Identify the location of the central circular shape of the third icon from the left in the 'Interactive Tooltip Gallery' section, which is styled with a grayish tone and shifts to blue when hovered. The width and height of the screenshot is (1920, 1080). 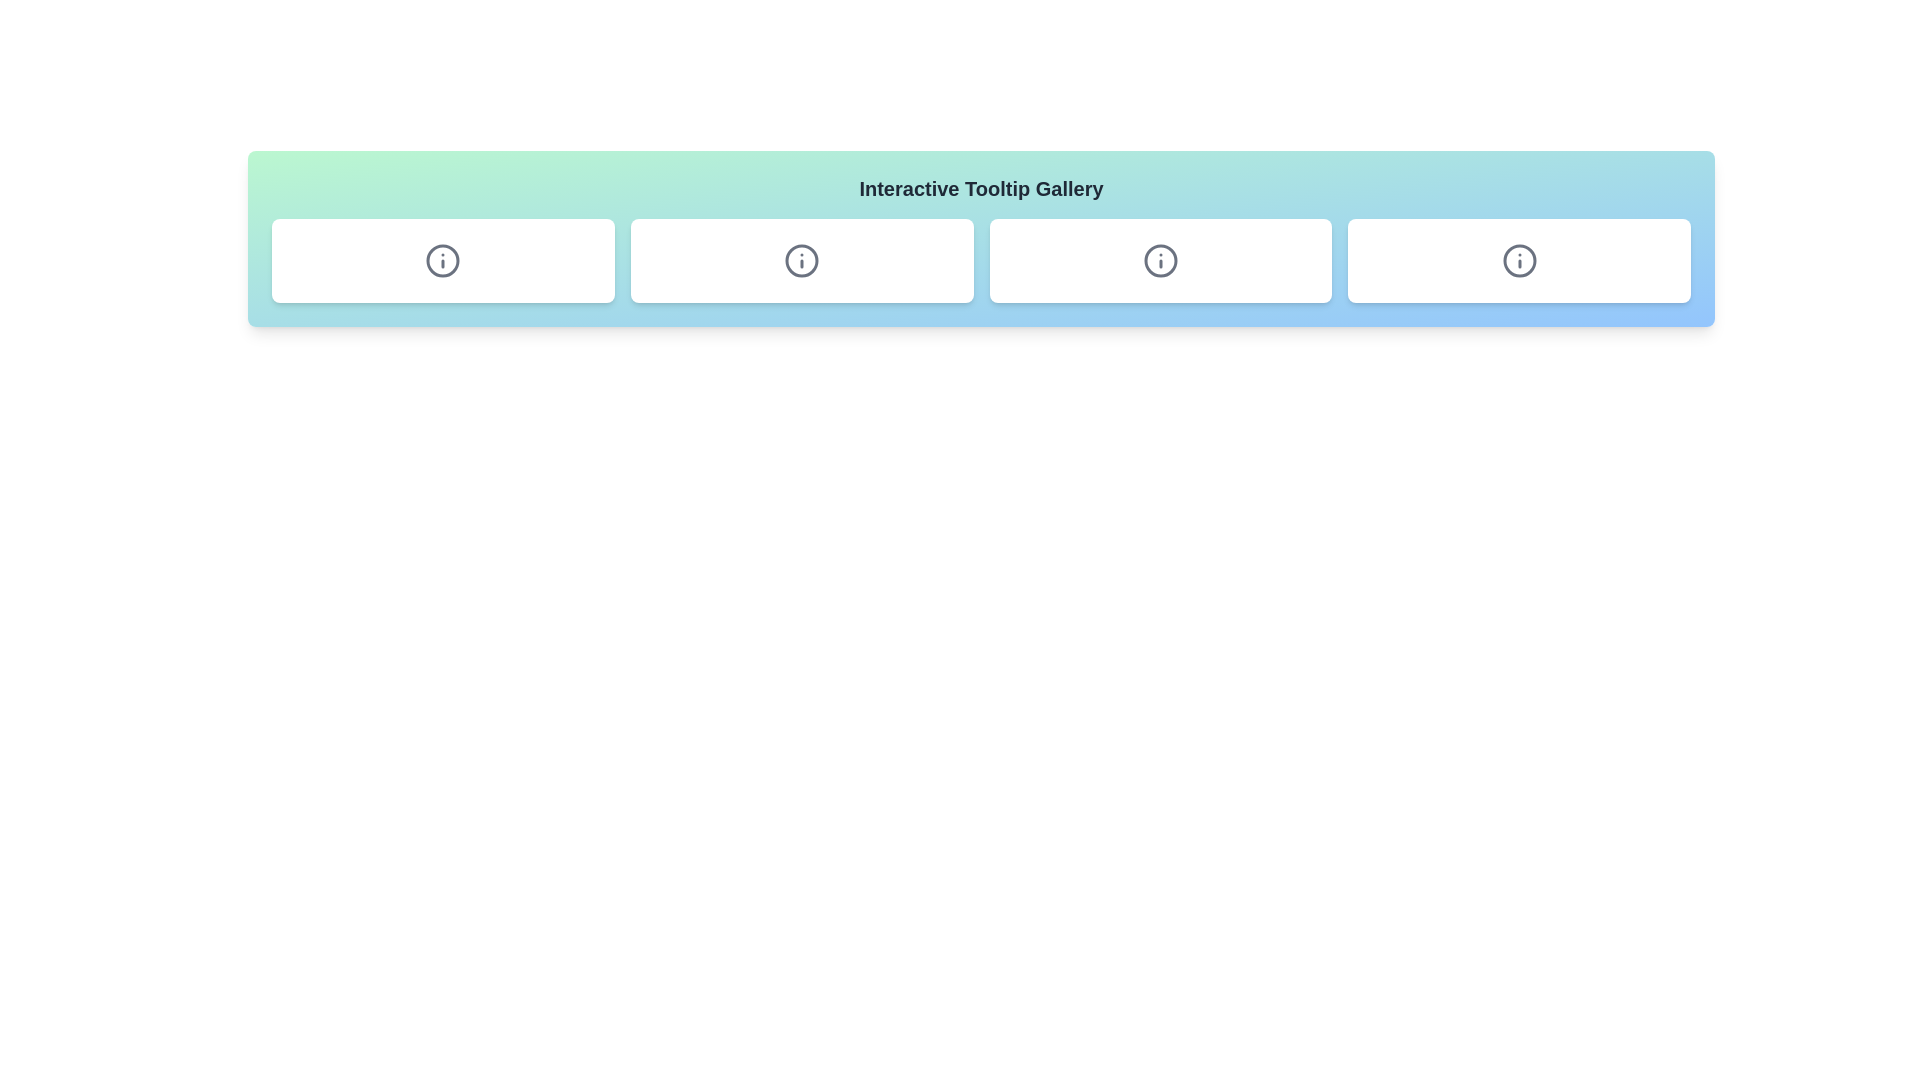
(802, 260).